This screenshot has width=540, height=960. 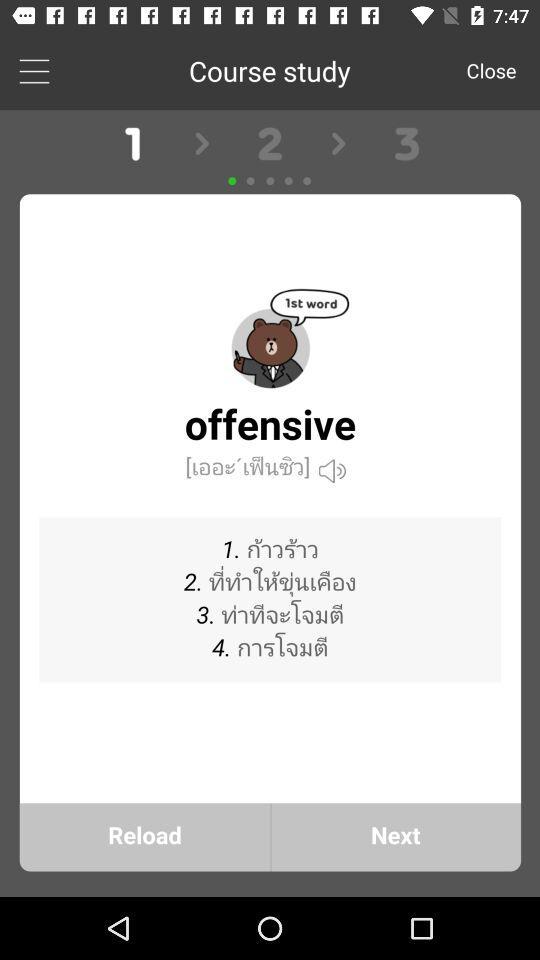 What do you see at coordinates (33, 70) in the screenshot?
I see `menu option` at bounding box center [33, 70].